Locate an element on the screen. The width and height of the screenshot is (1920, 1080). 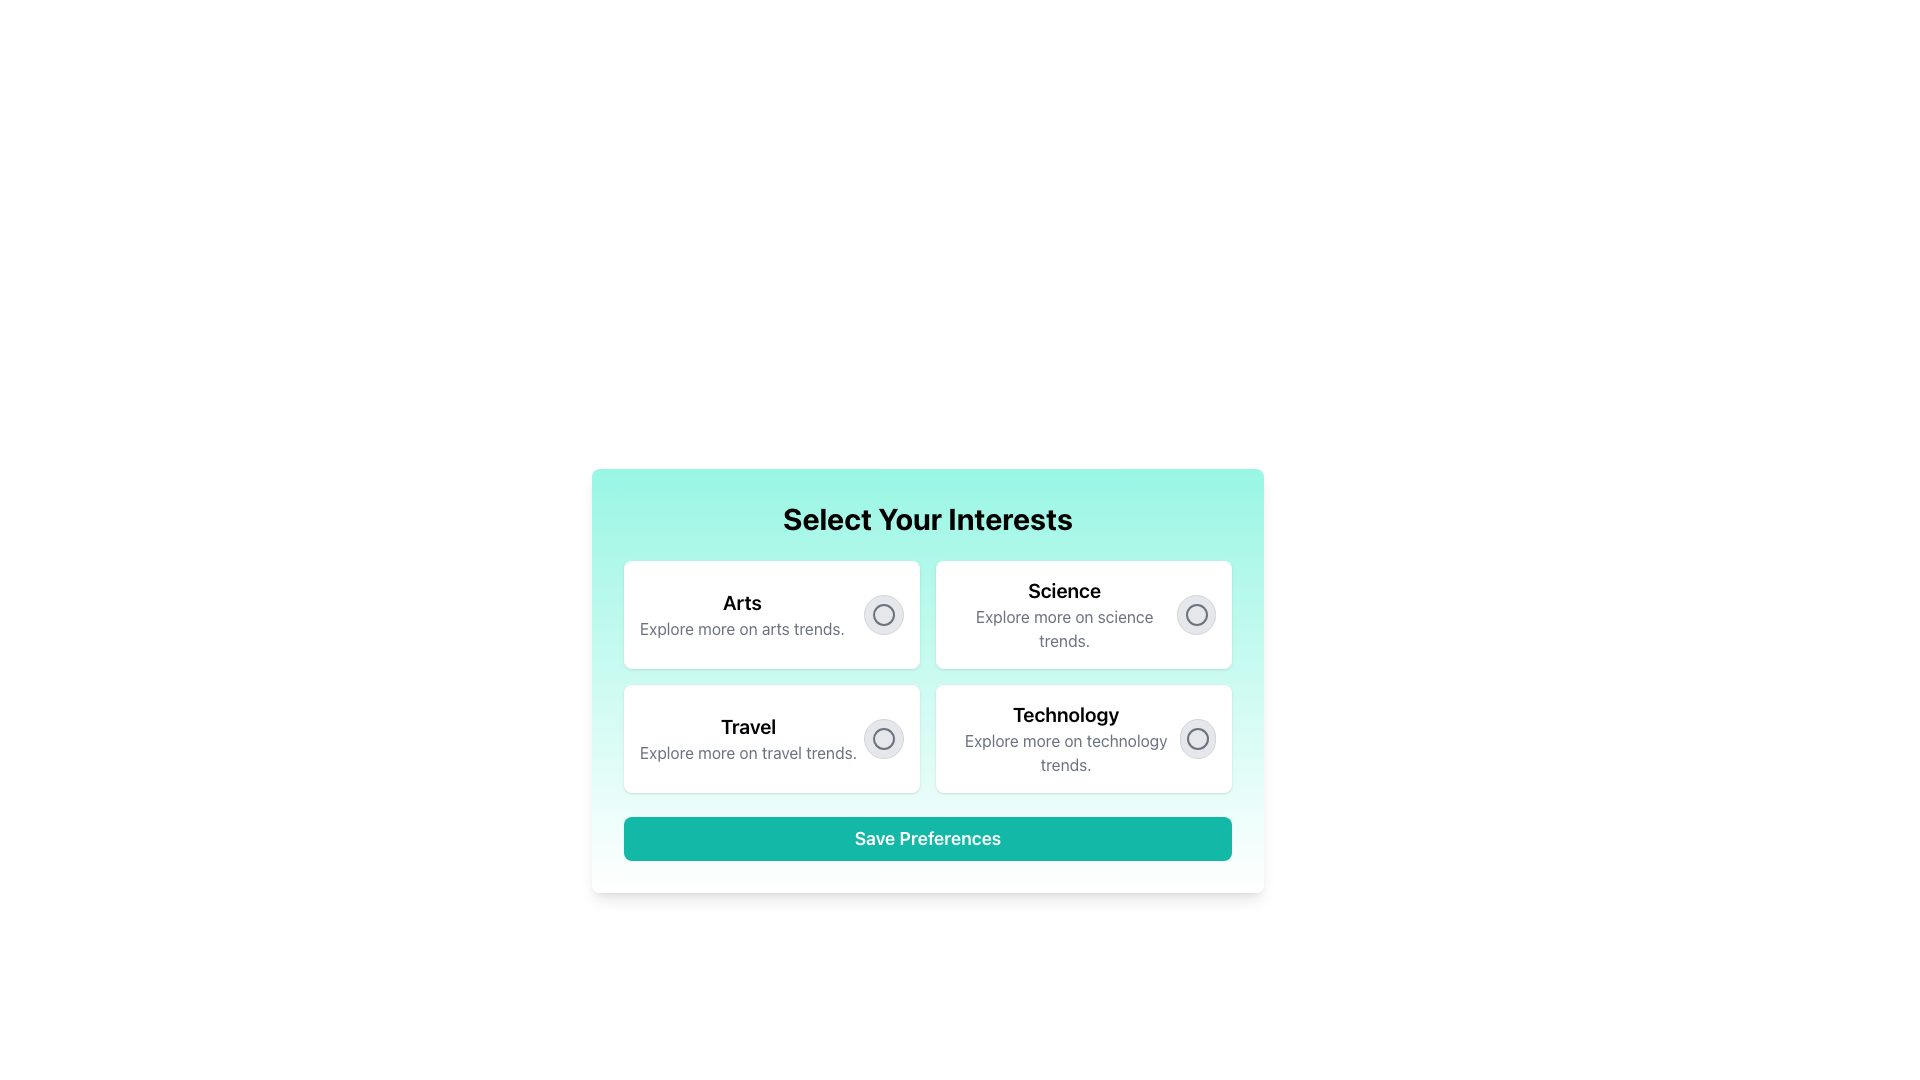
the text label that serves as a title for its associated card, located in the lower-left quadrant of the interface, specifically the third card below the 'Arts' card and to the left of the 'Technology' card is located at coordinates (747, 726).